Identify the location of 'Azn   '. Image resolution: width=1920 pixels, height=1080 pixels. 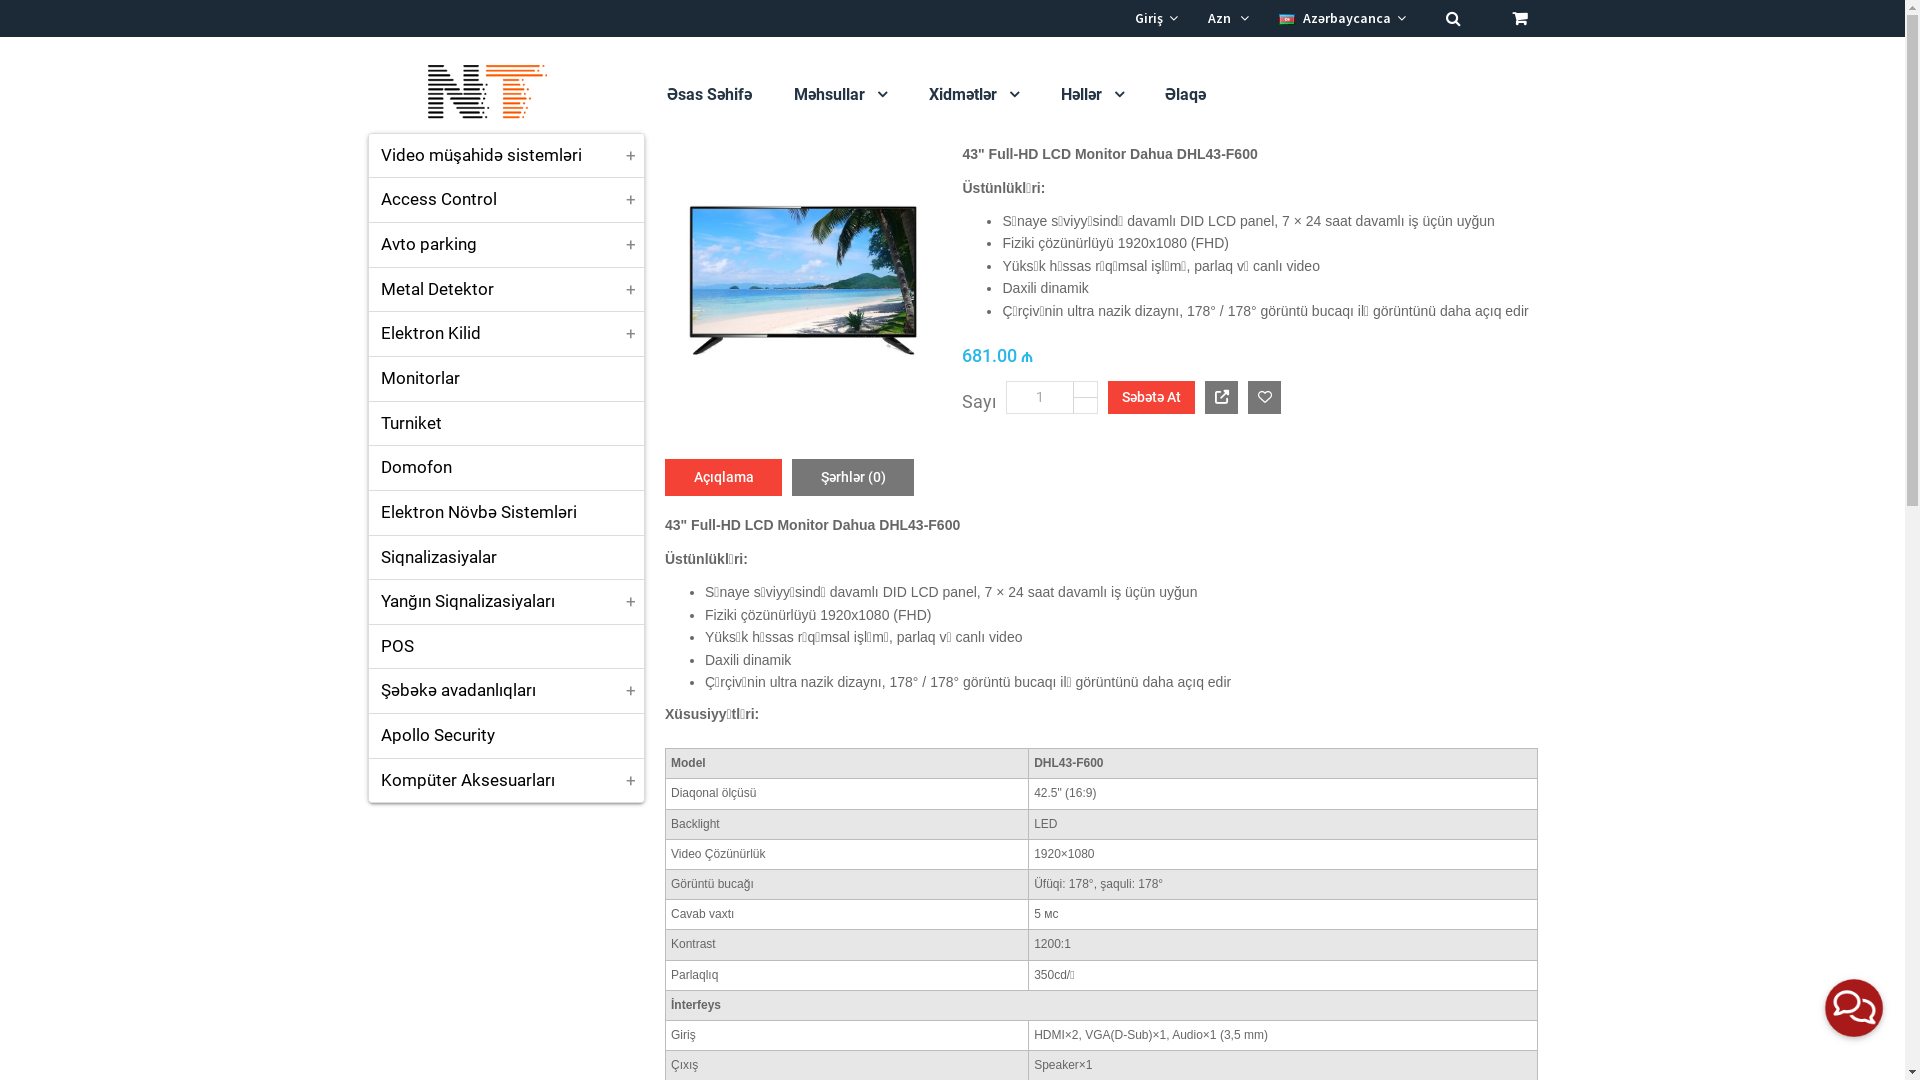
(1207, 18).